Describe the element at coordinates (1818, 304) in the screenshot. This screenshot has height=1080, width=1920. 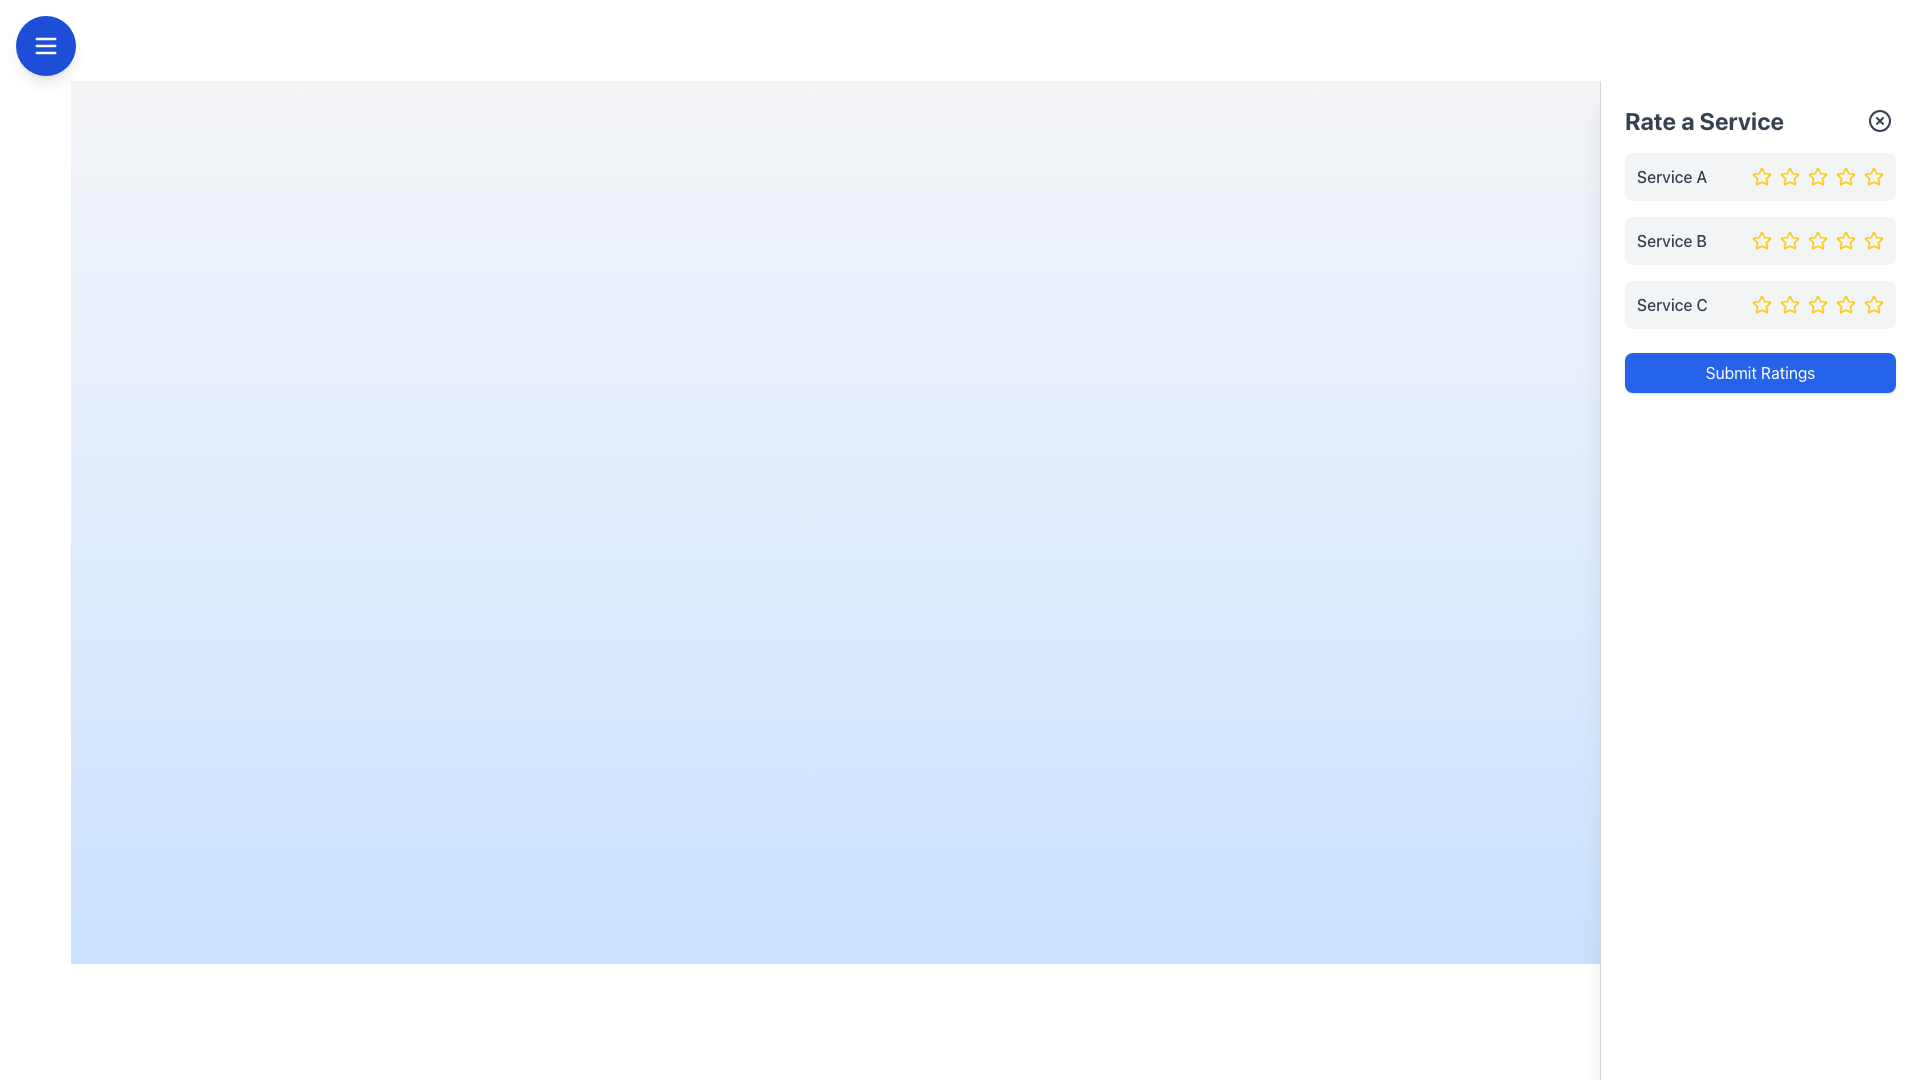
I see `the third star in the star rating component to rate 'Service C' with three stars` at that location.